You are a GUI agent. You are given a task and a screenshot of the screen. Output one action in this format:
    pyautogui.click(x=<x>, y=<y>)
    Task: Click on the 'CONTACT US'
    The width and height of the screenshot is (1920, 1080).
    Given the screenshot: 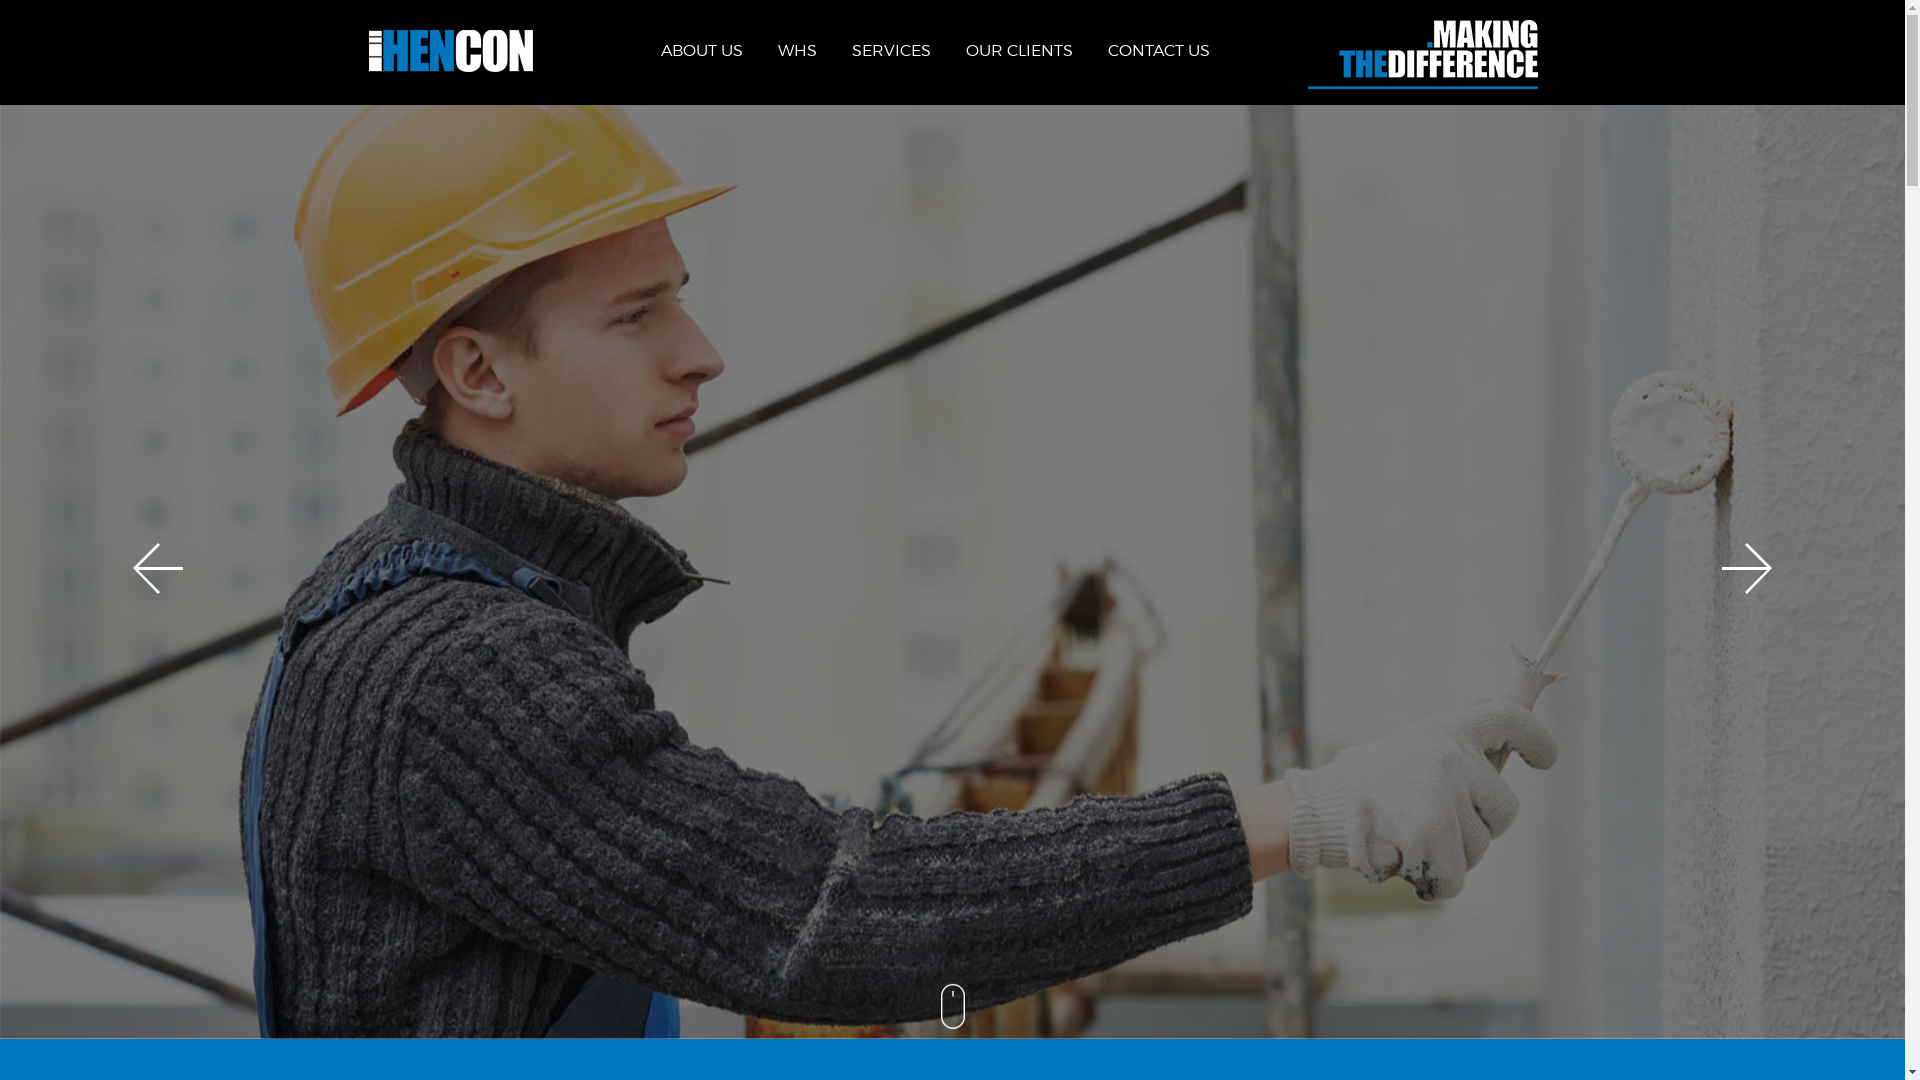 What is the action you would take?
    pyautogui.click(x=1158, y=49)
    